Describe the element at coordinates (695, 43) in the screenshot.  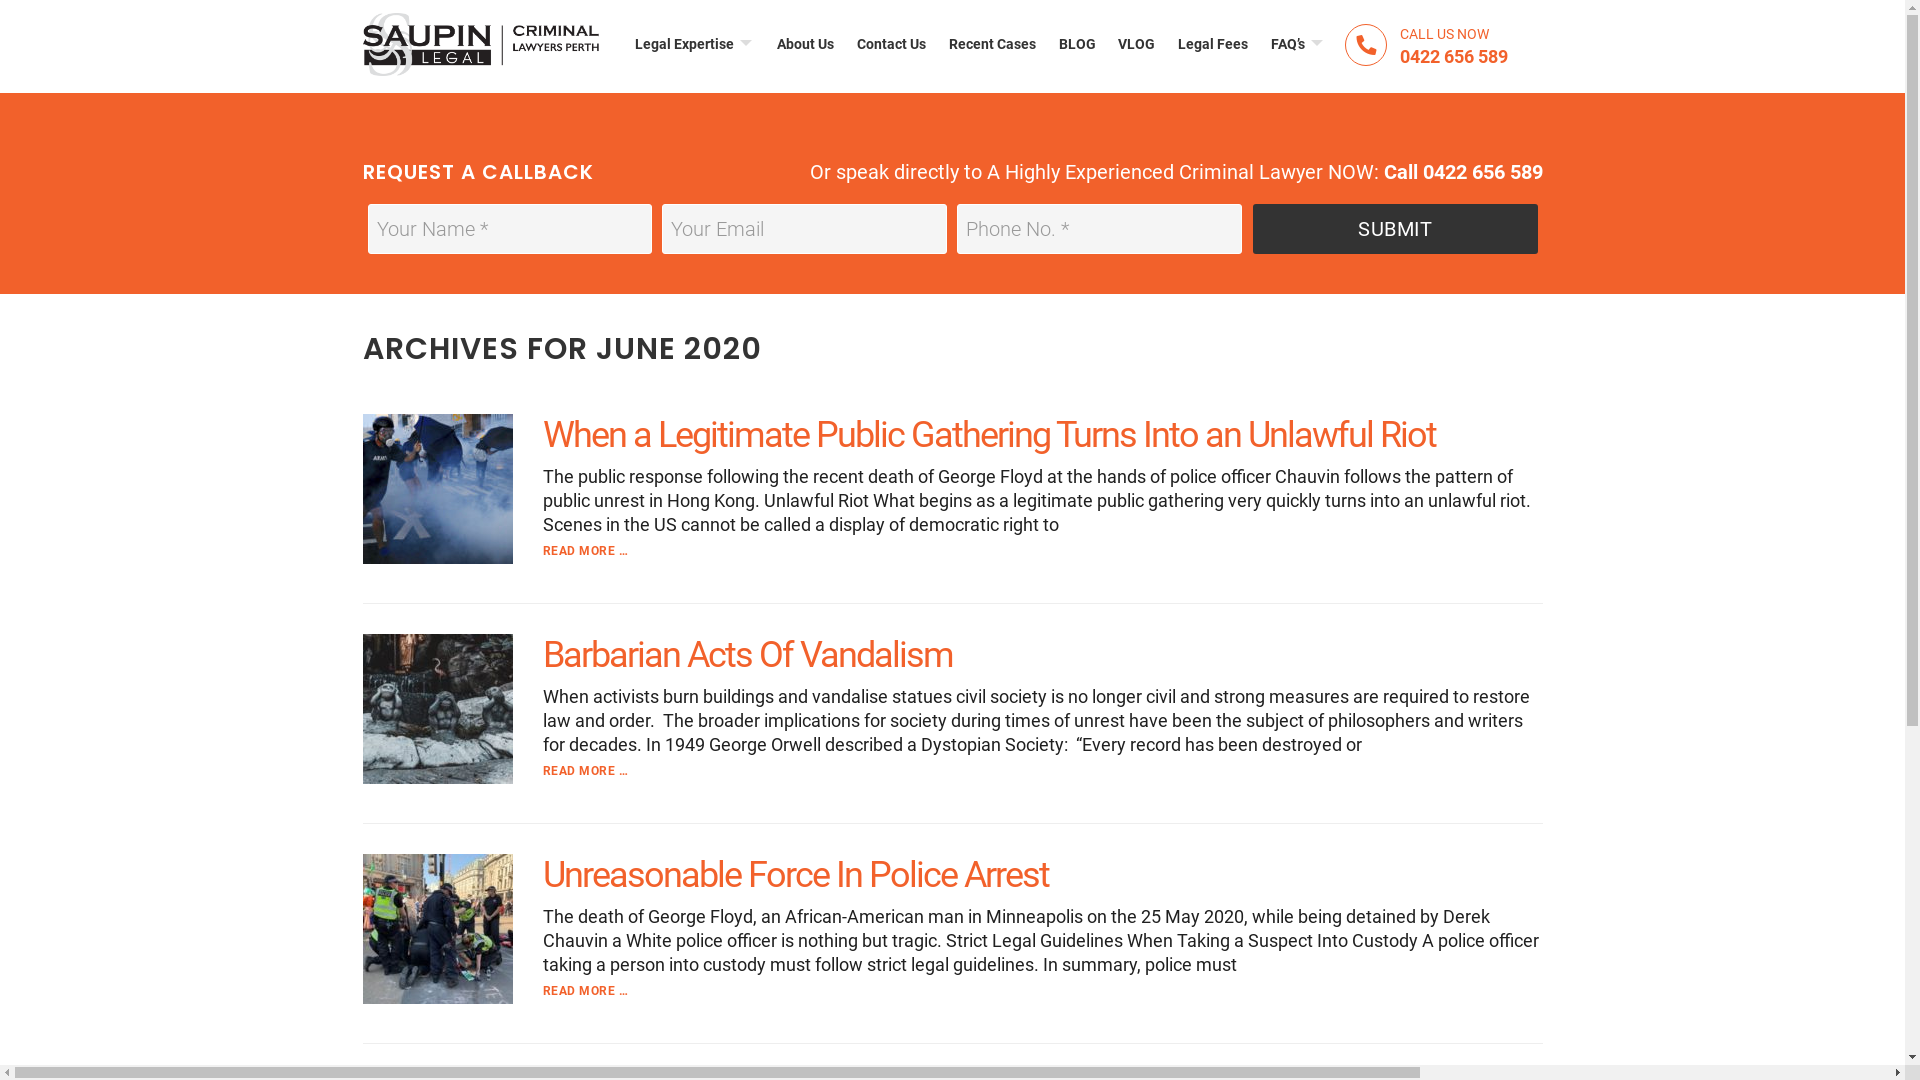
I see `'Legal Expertise'` at that location.